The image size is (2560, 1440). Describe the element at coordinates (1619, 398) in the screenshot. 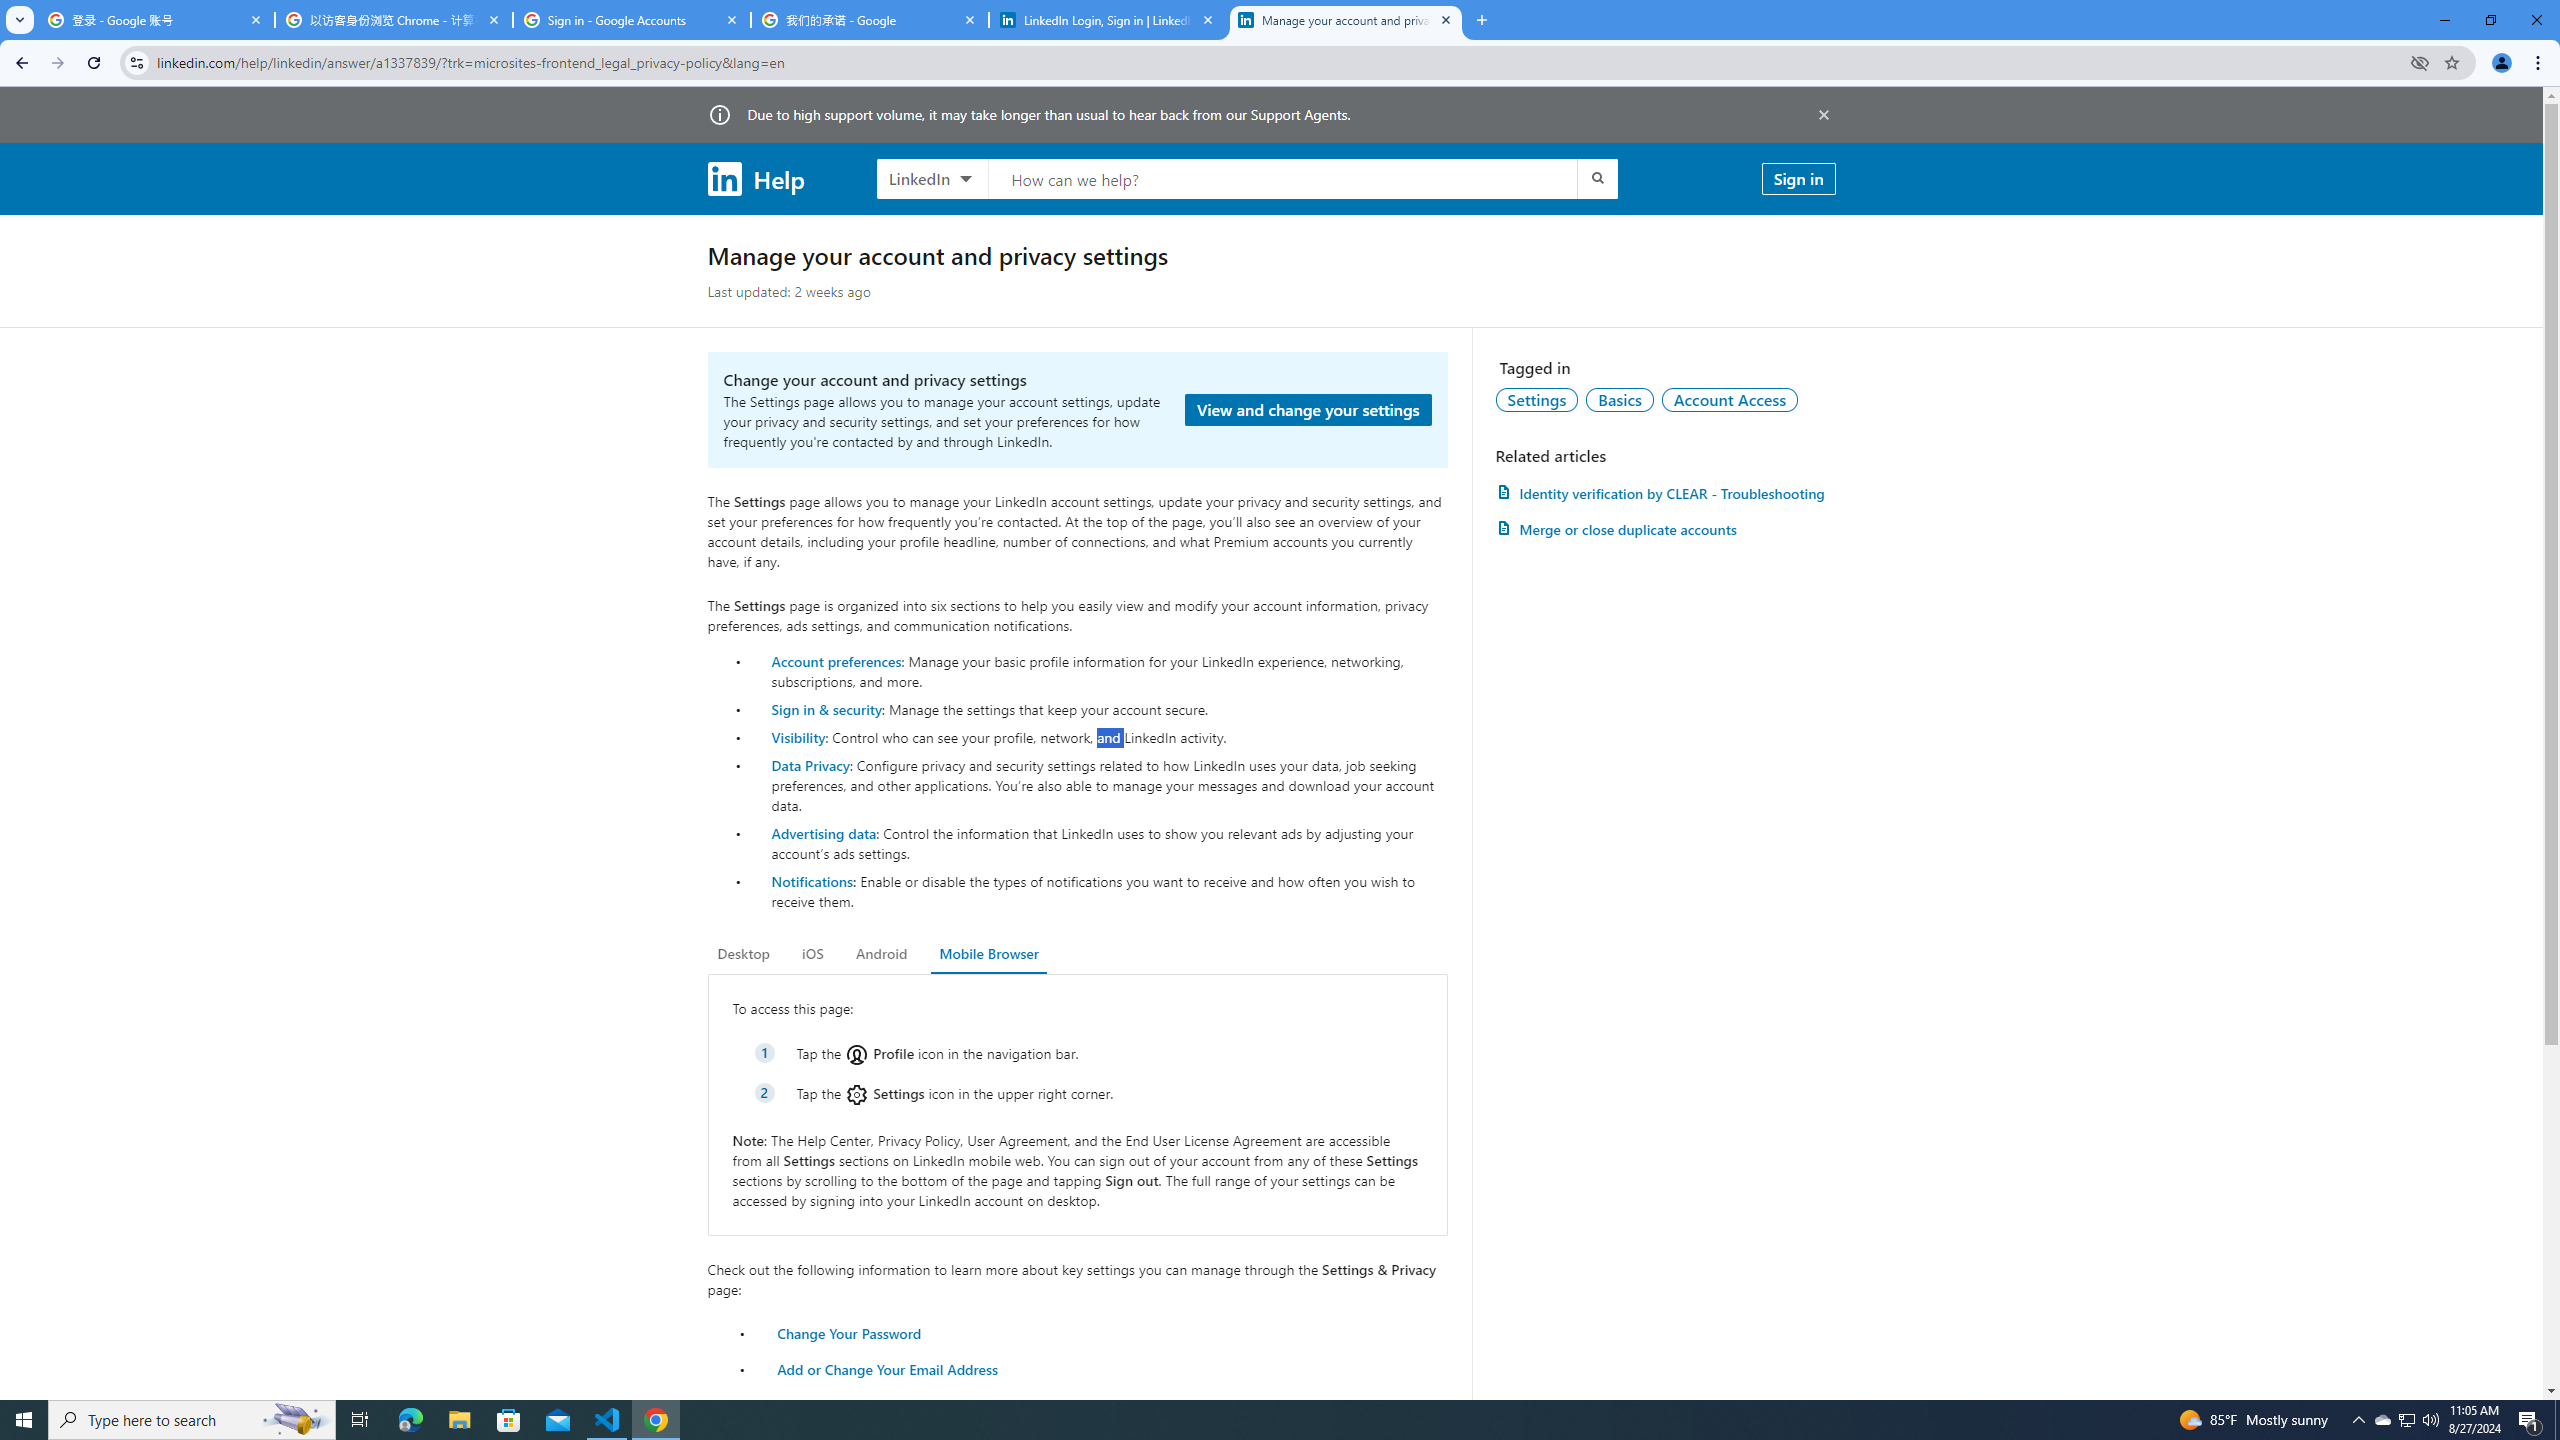

I see `'Basics'` at that location.